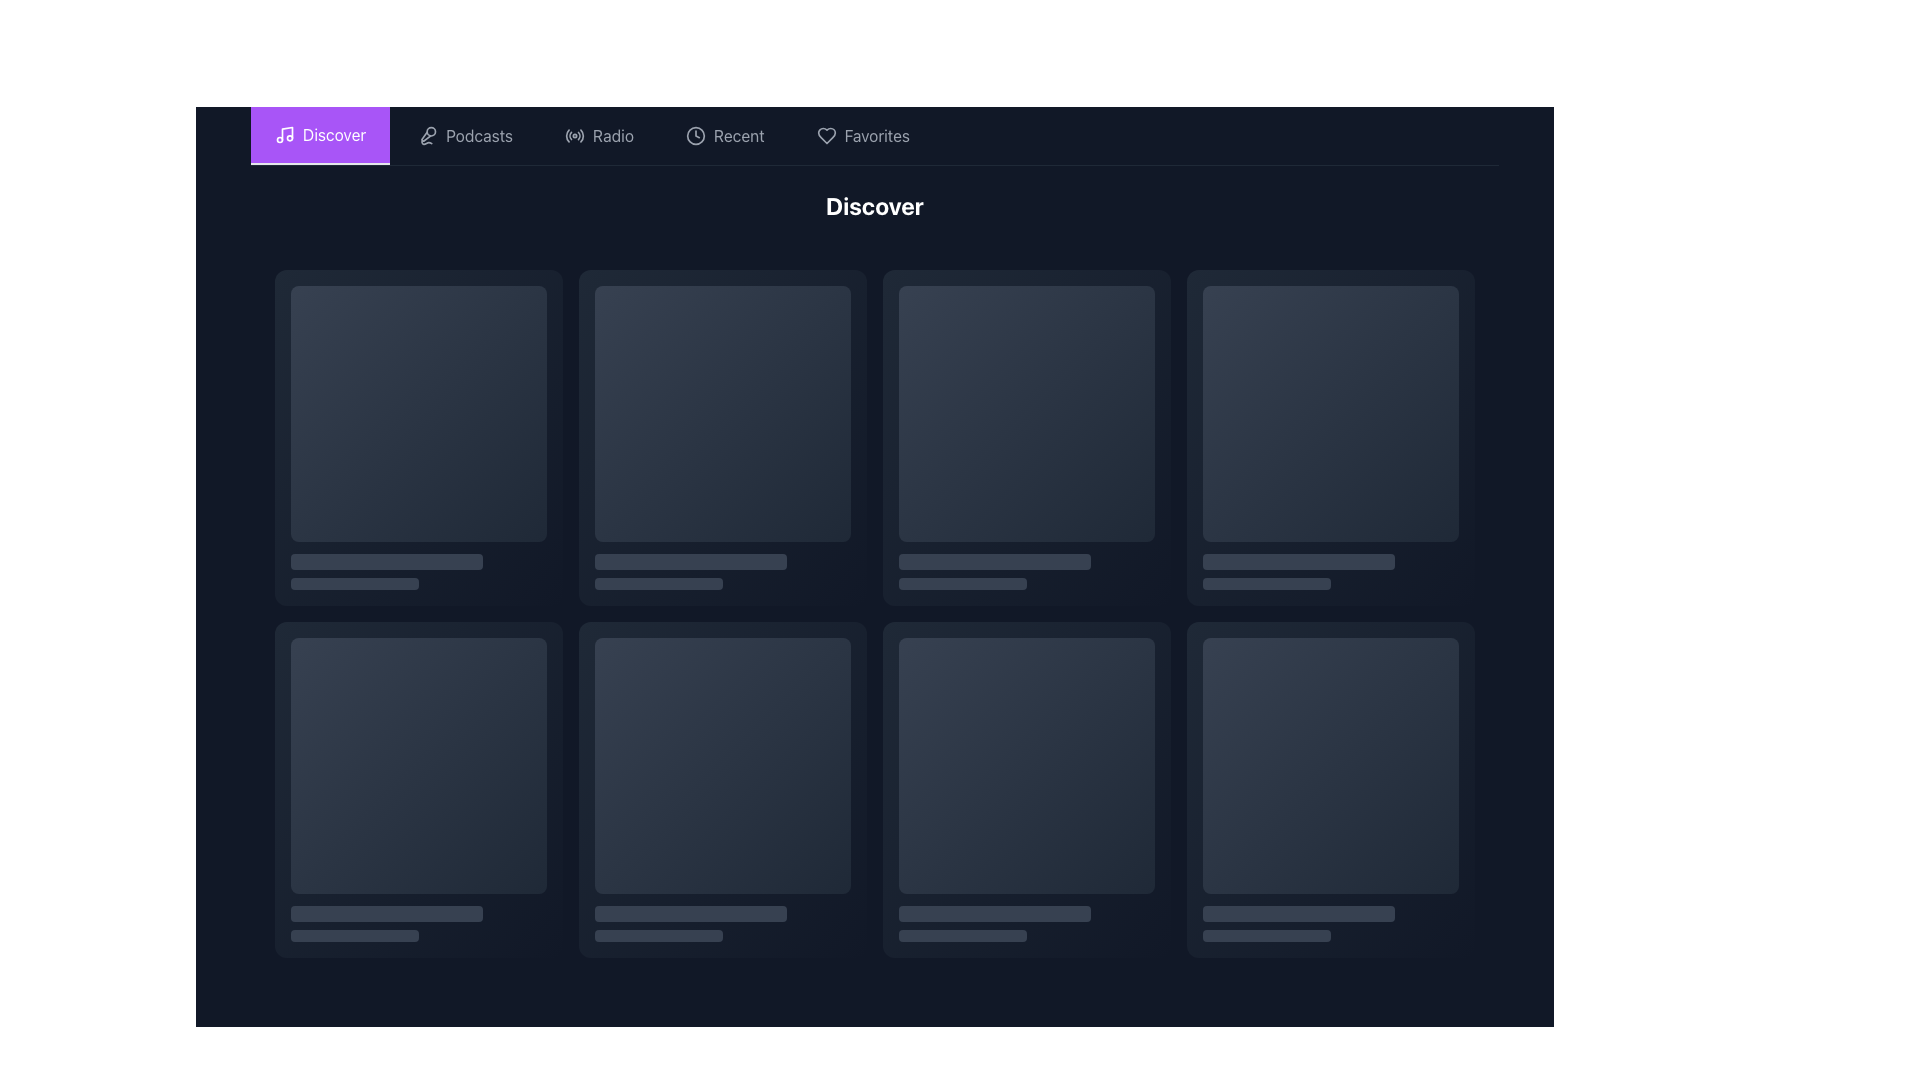  Describe the element at coordinates (963, 936) in the screenshot. I see `the decorative bar or progress indicator, which is a narrow horizontal gray bar located in the lower section of its content card layout` at that location.